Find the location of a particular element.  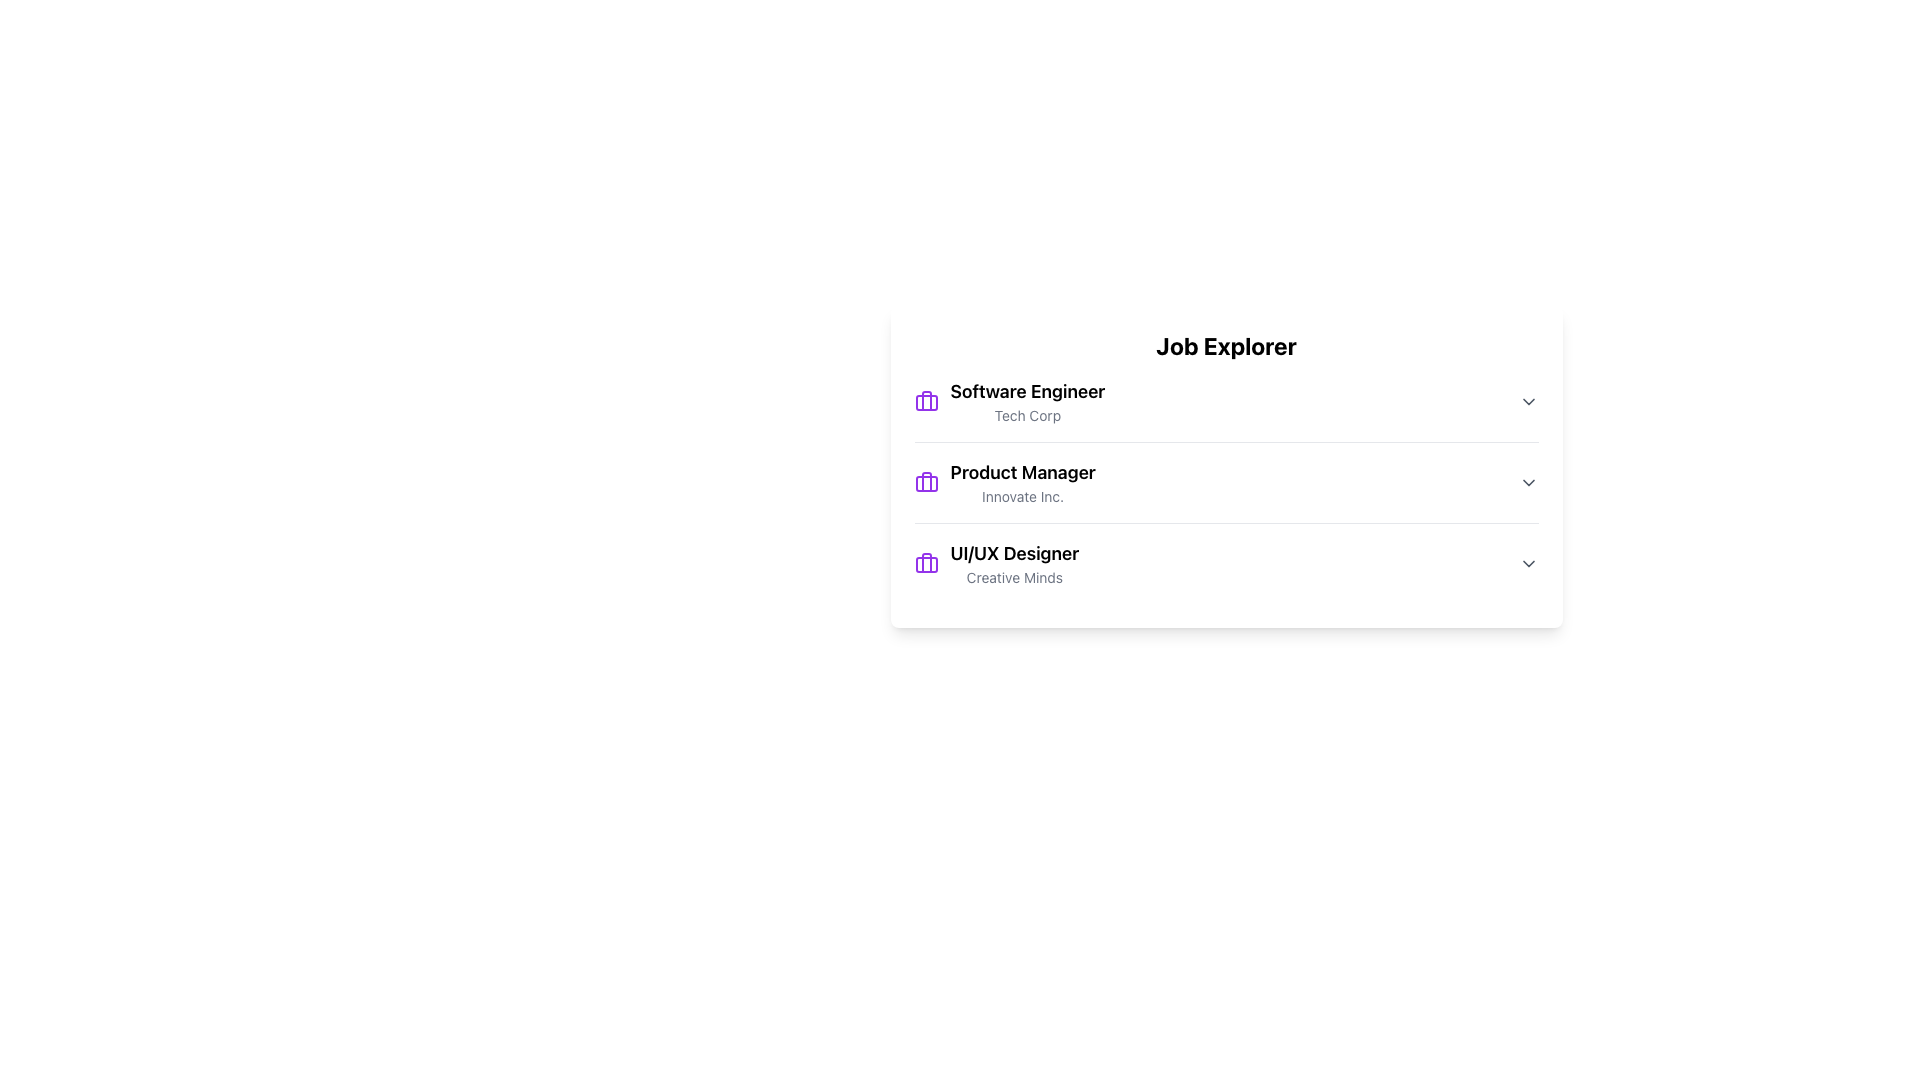

the non-interactive text label displaying 'Tech Corp', which provides supplemental information about the job title 'Software Engineer' is located at coordinates (1027, 415).